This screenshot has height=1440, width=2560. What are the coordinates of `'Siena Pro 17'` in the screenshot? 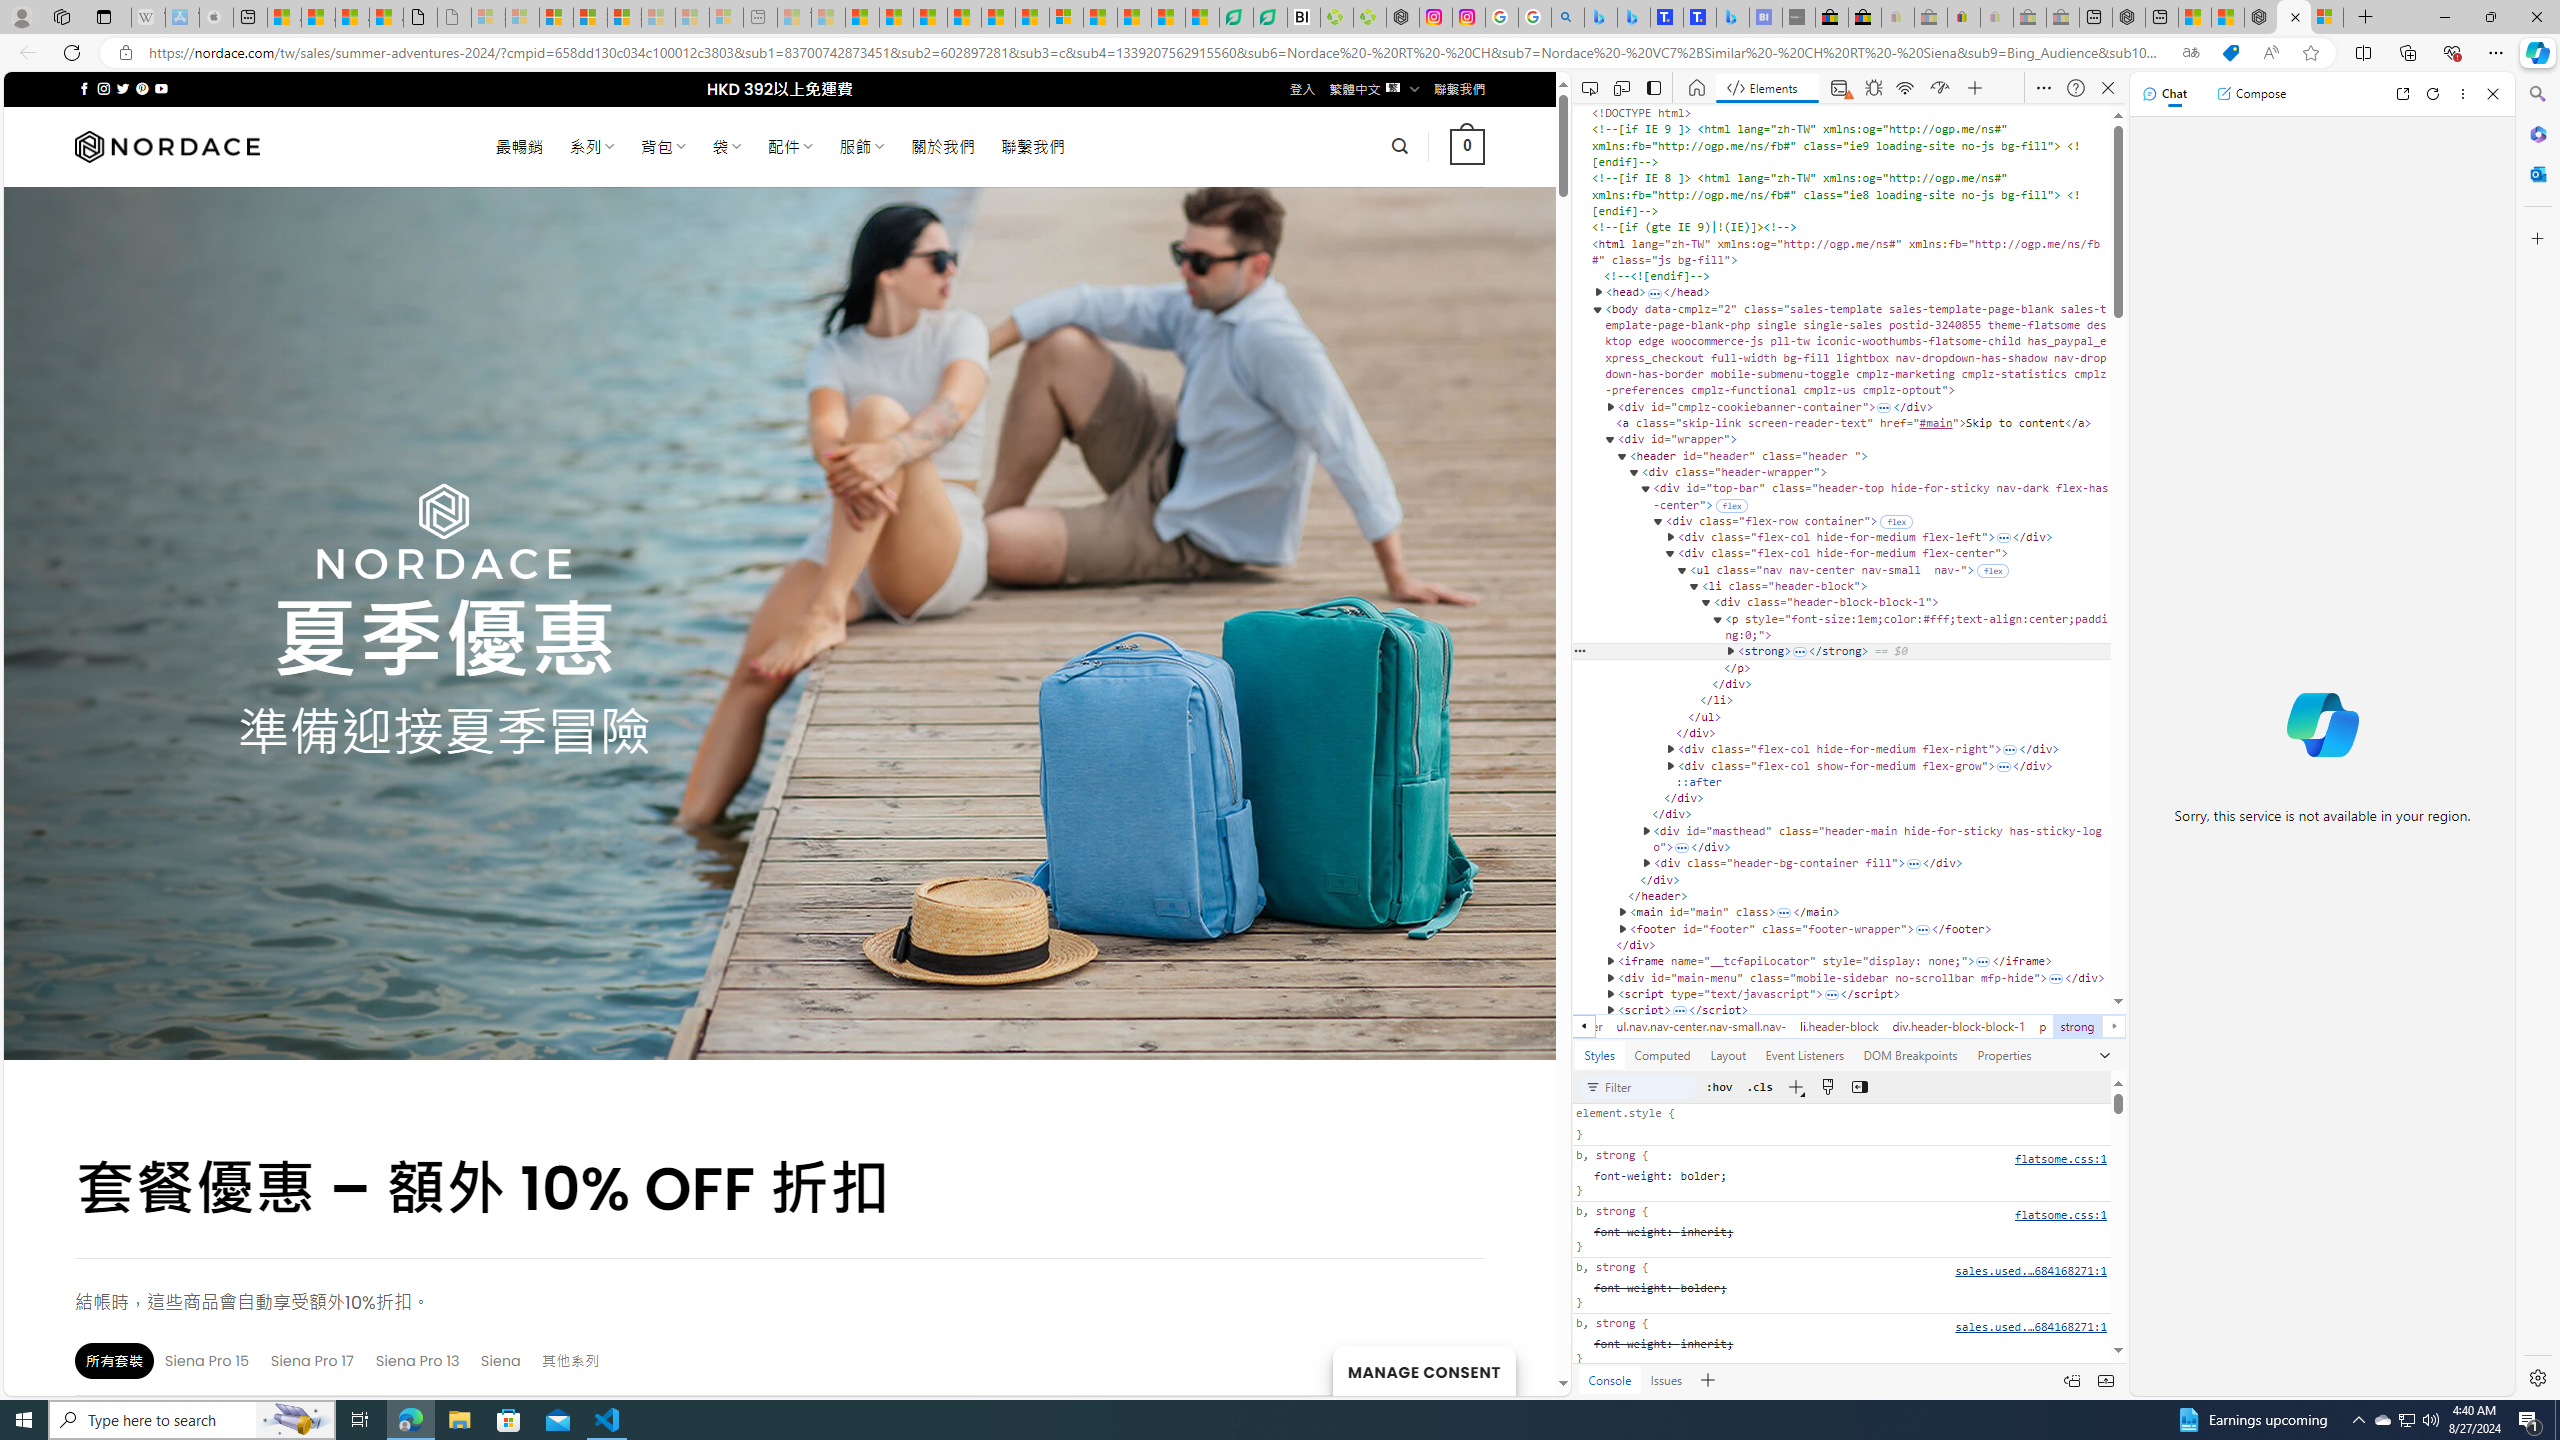 It's located at (313, 1359).